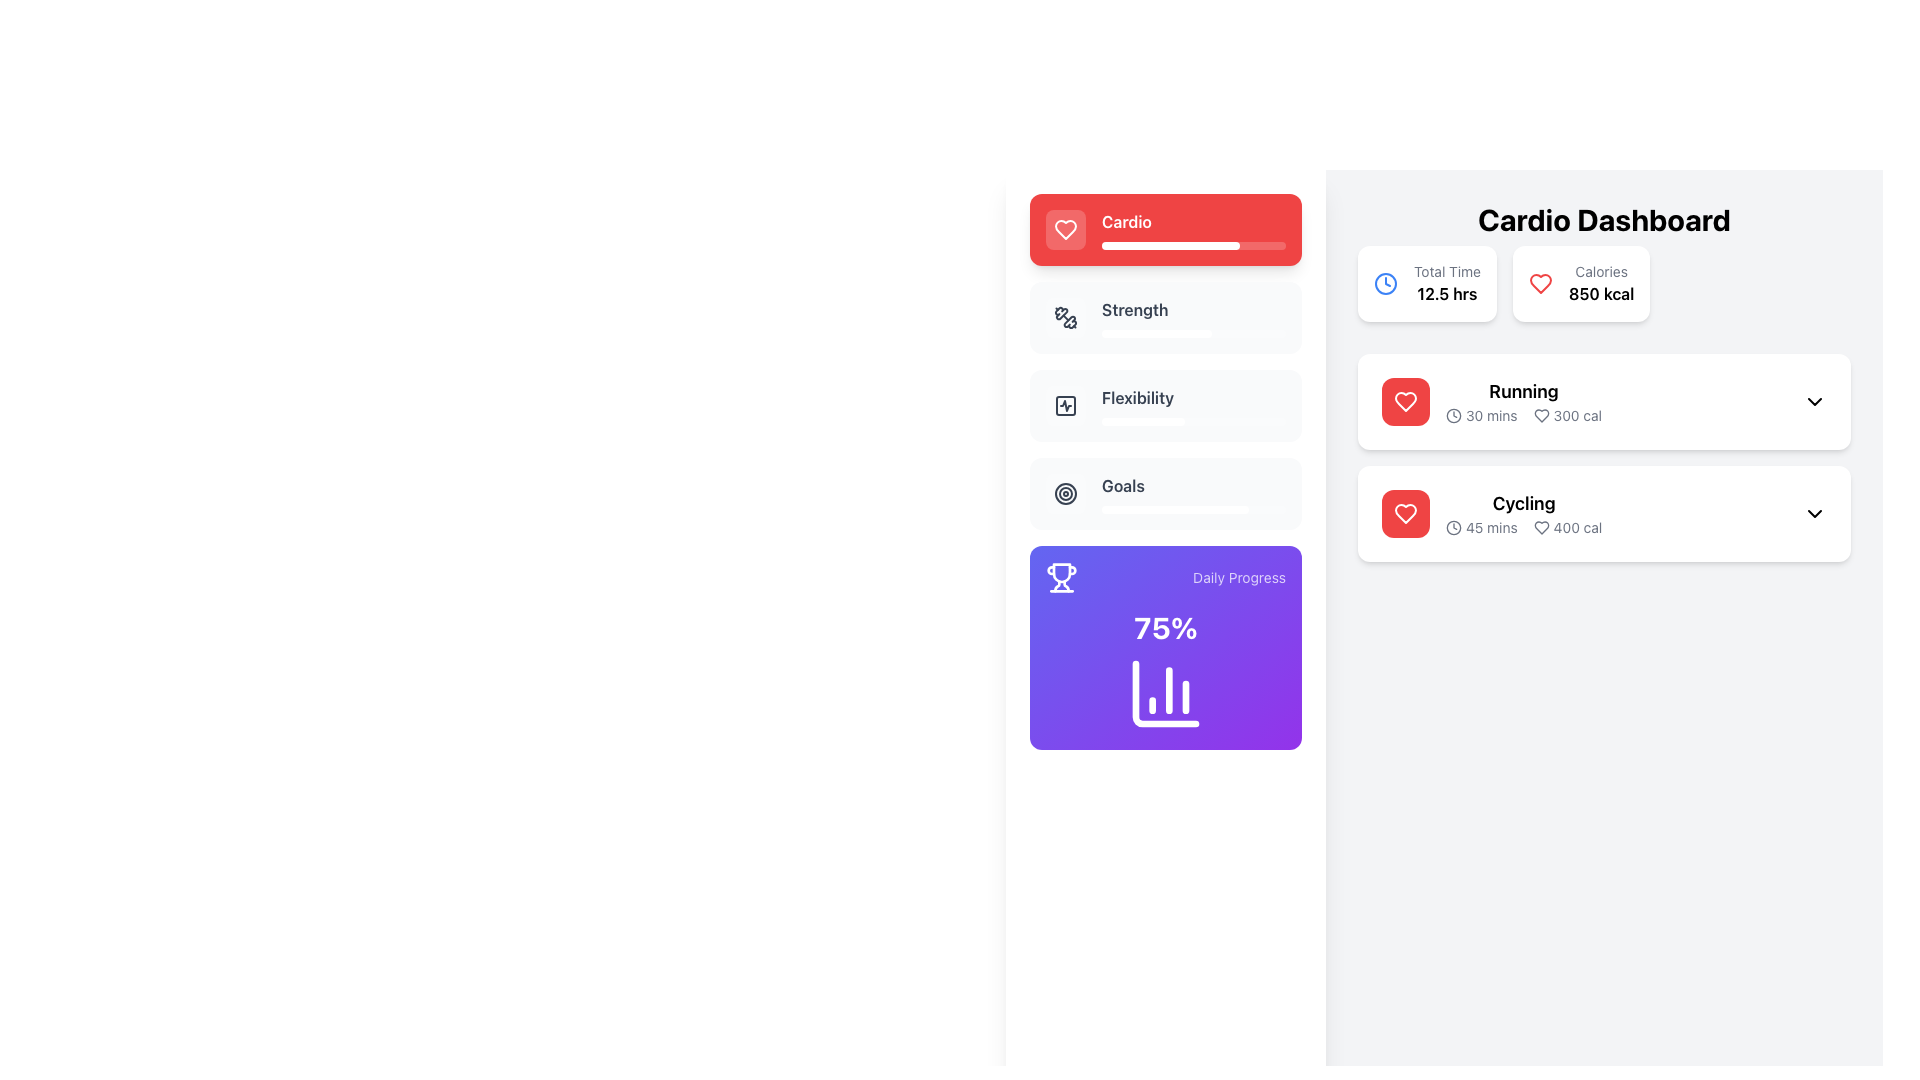  Describe the element at coordinates (1171, 245) in the screenshot. I see `the progress bar representing 75% completion within the 'Cardio' section of the health dashboard` at that location.